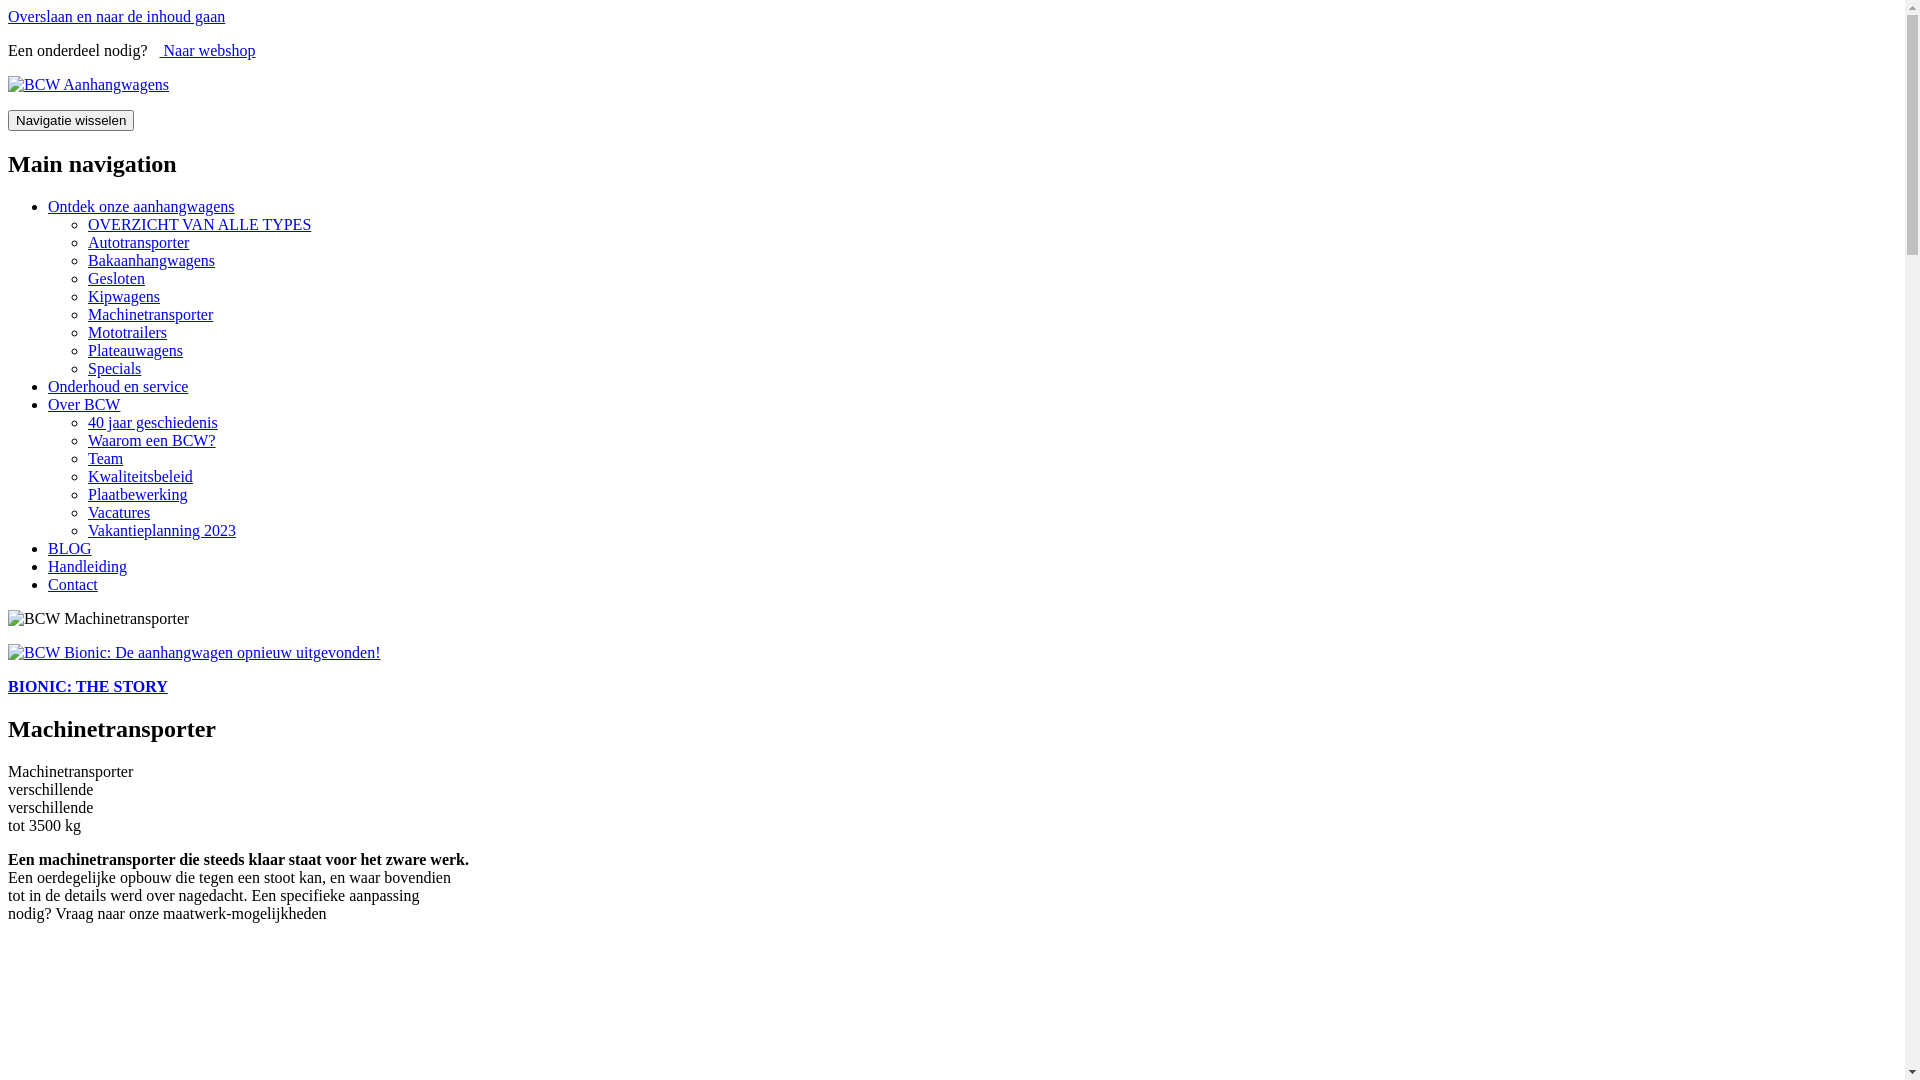  I want to click on 'Onderhoud en service', so click(48, 386).